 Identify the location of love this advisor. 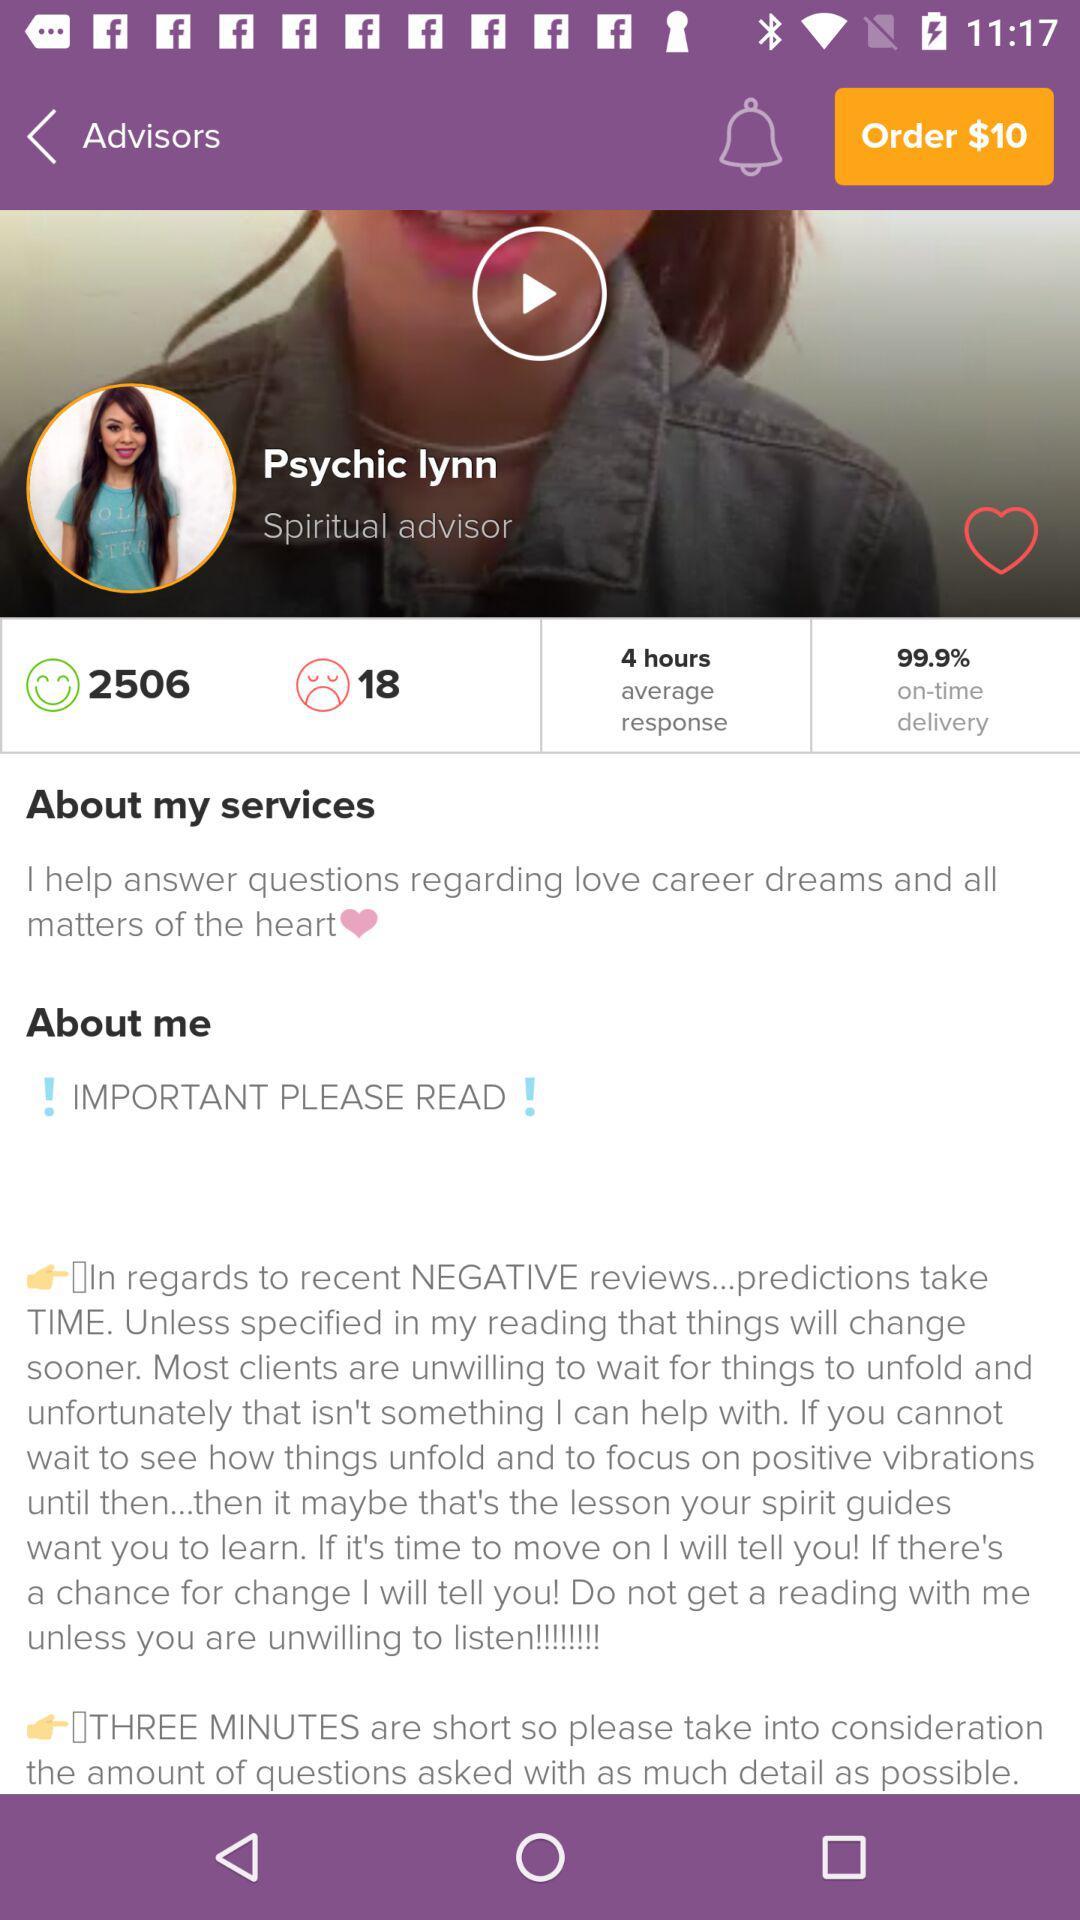
(1001, 540).